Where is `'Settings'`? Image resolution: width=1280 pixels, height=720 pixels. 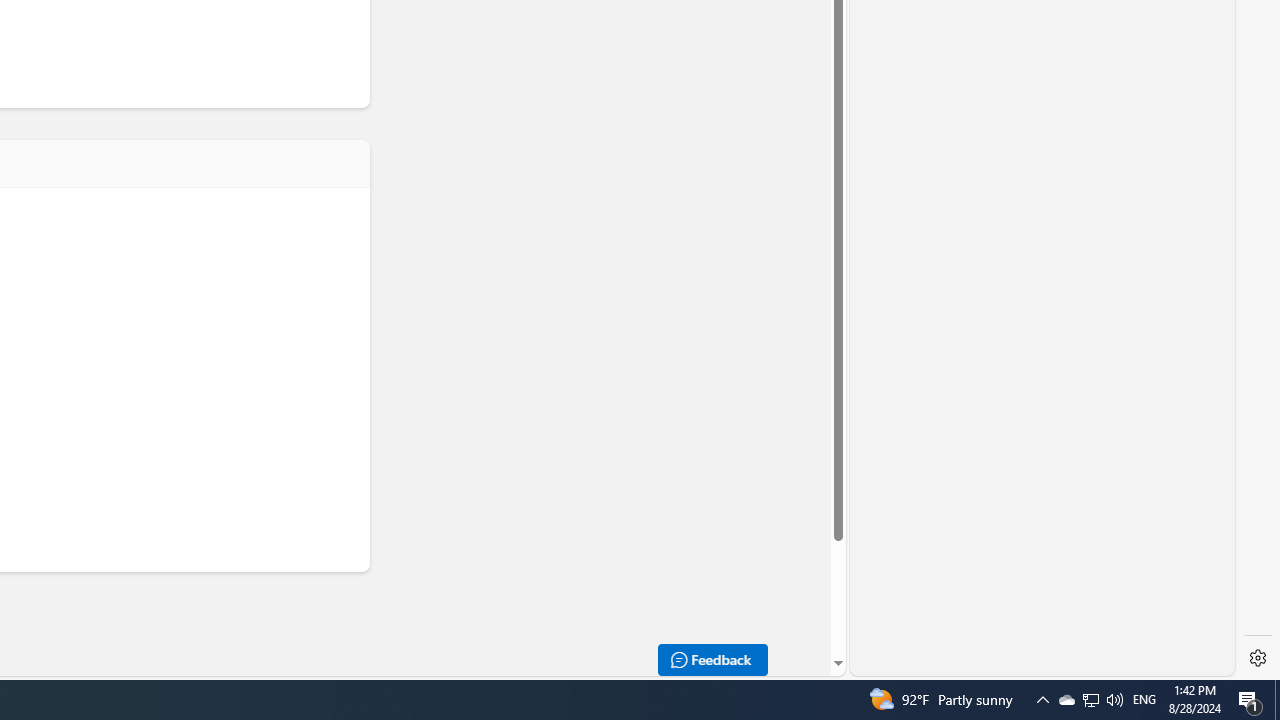 'Settings' is located at coordinates (1257, 658).